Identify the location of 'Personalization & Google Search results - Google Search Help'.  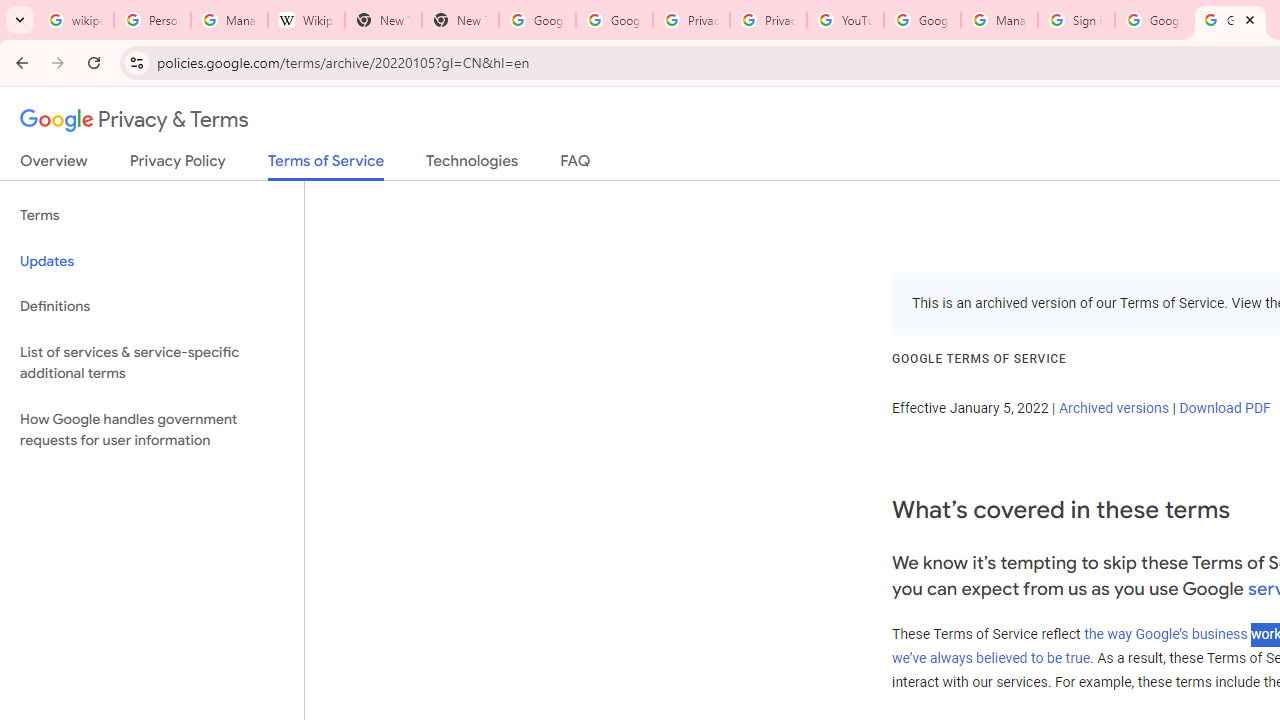
(151, 20).